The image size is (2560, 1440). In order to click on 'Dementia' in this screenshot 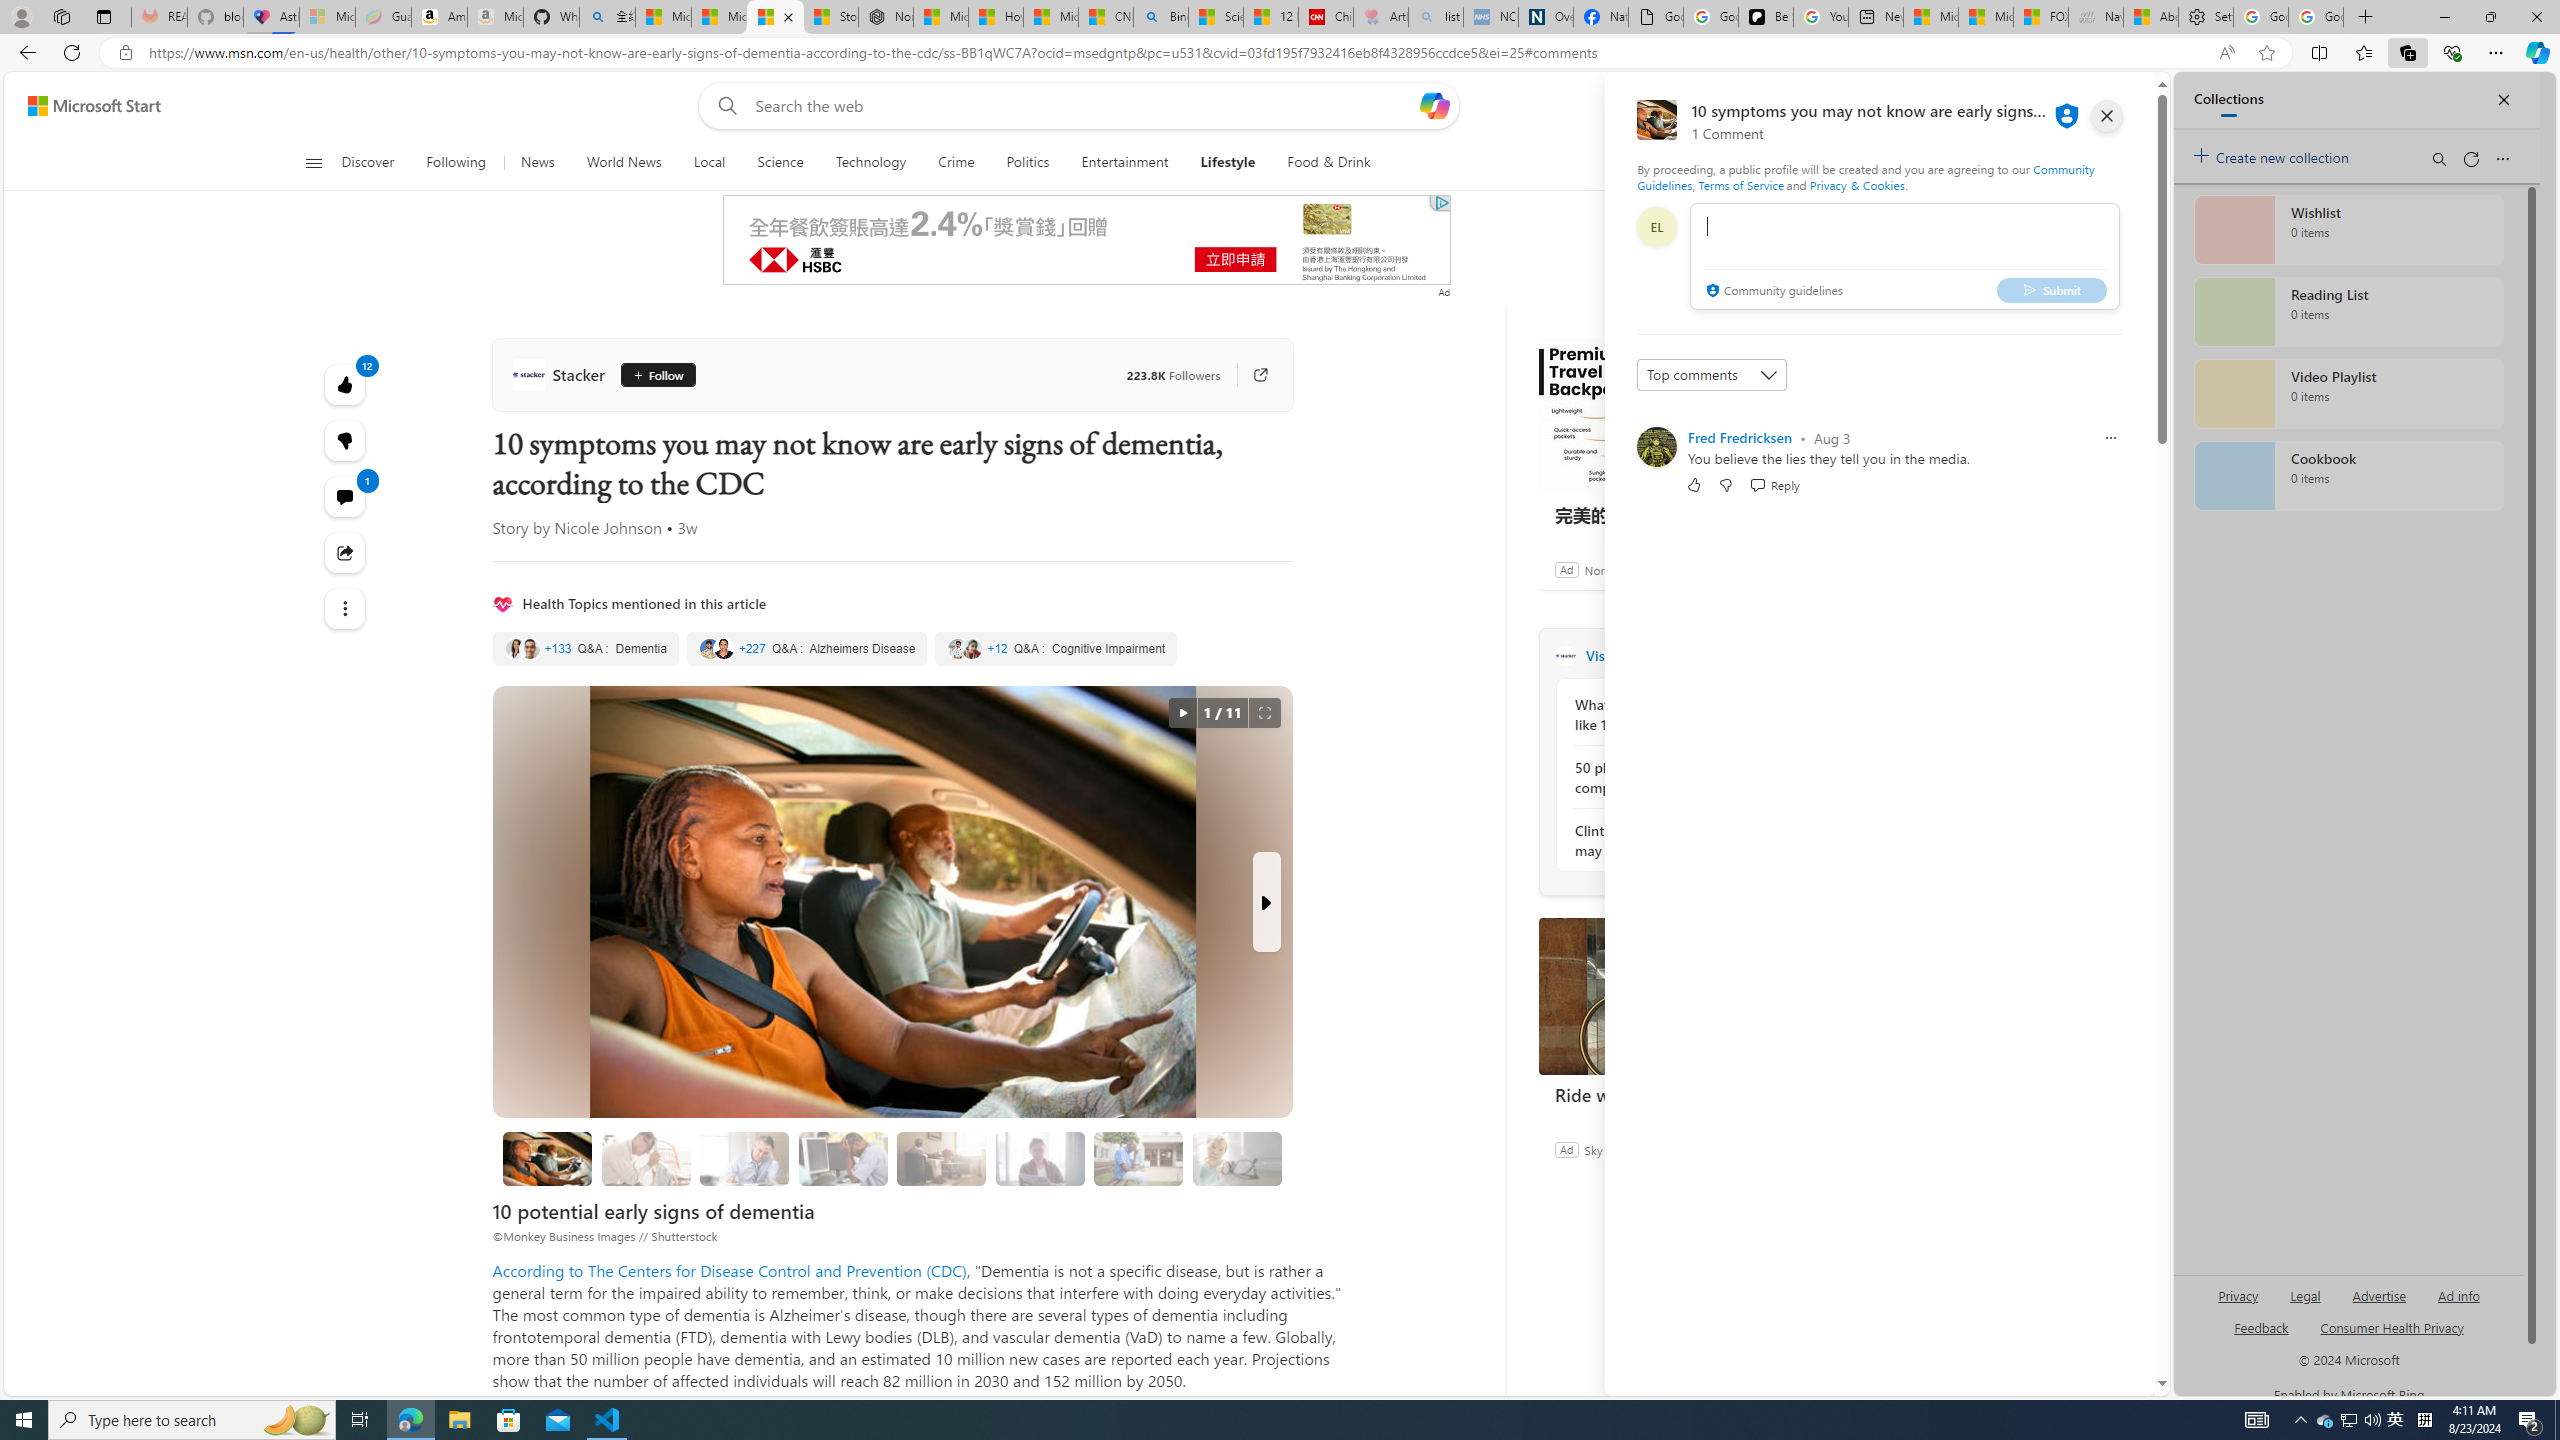, I will do `click(583, 647)`.